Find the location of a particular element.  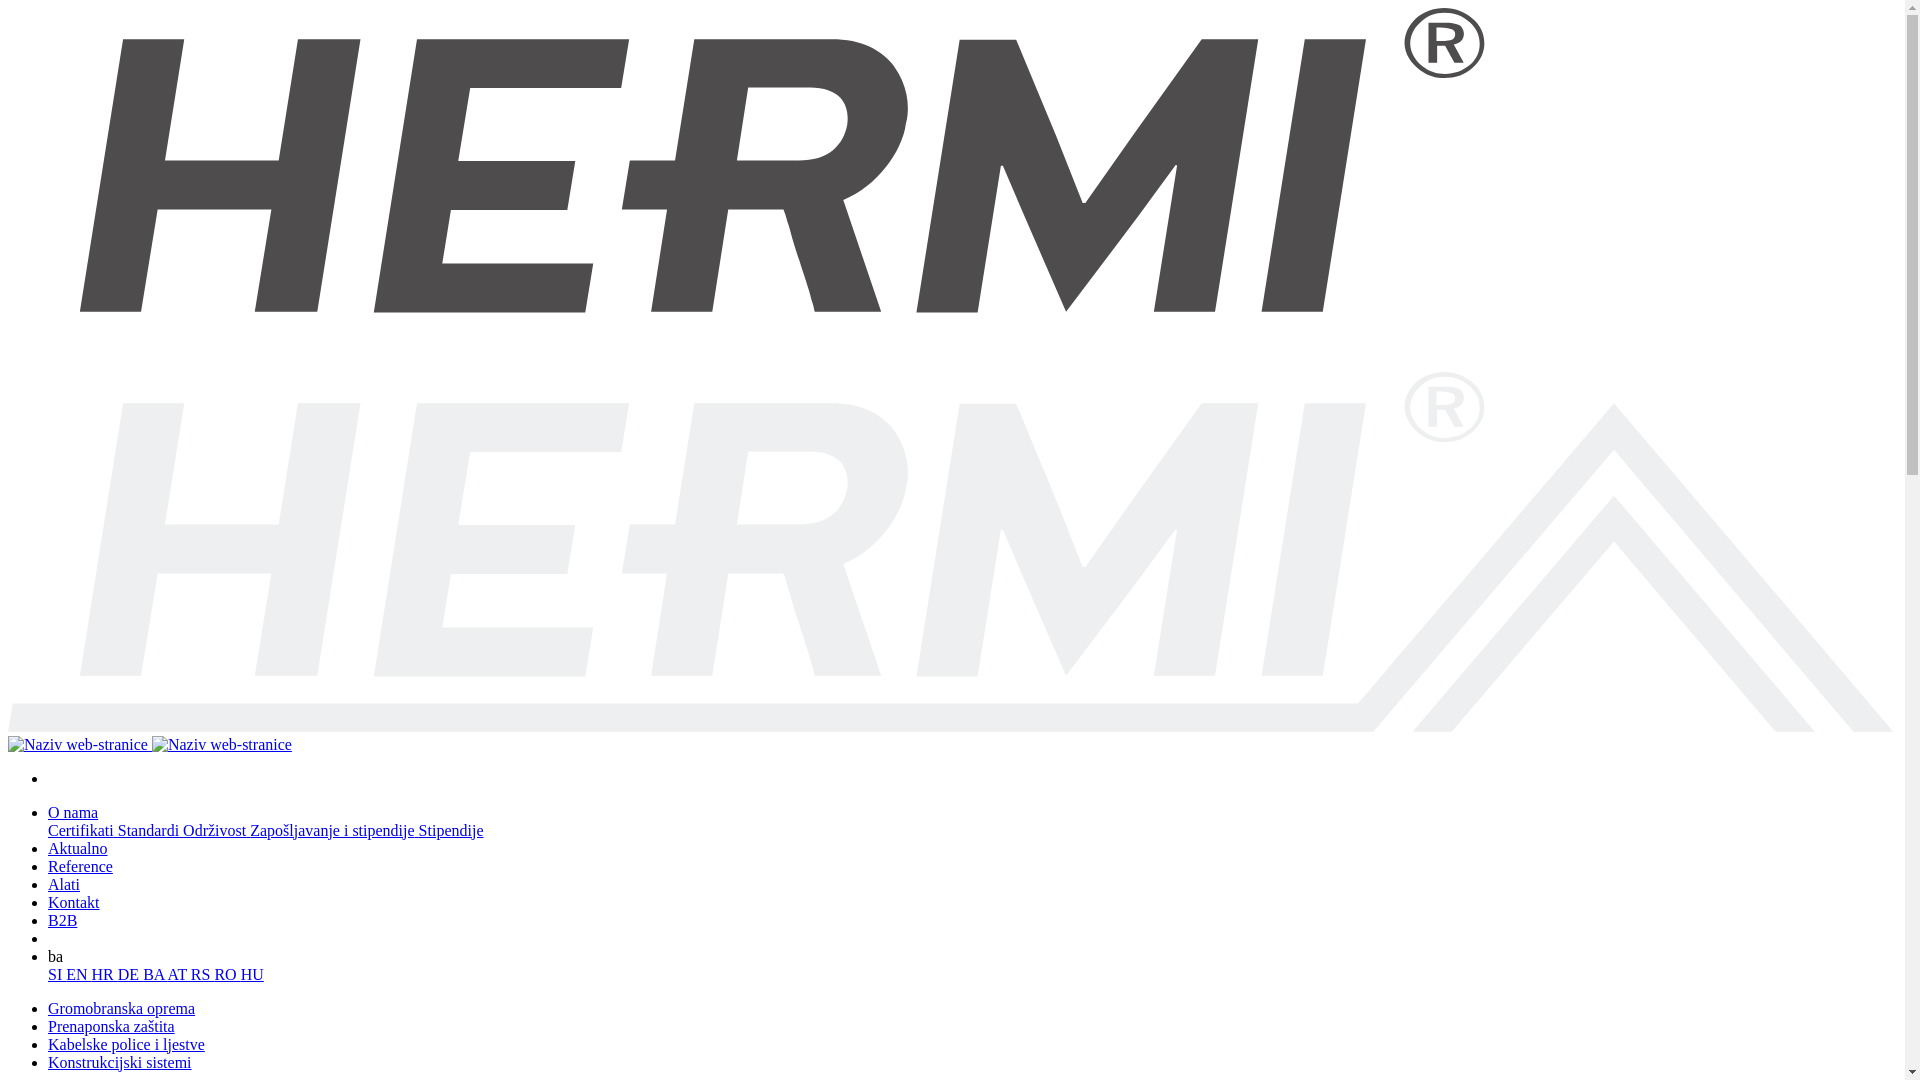

'SI' is located at coordinates (57, 973).